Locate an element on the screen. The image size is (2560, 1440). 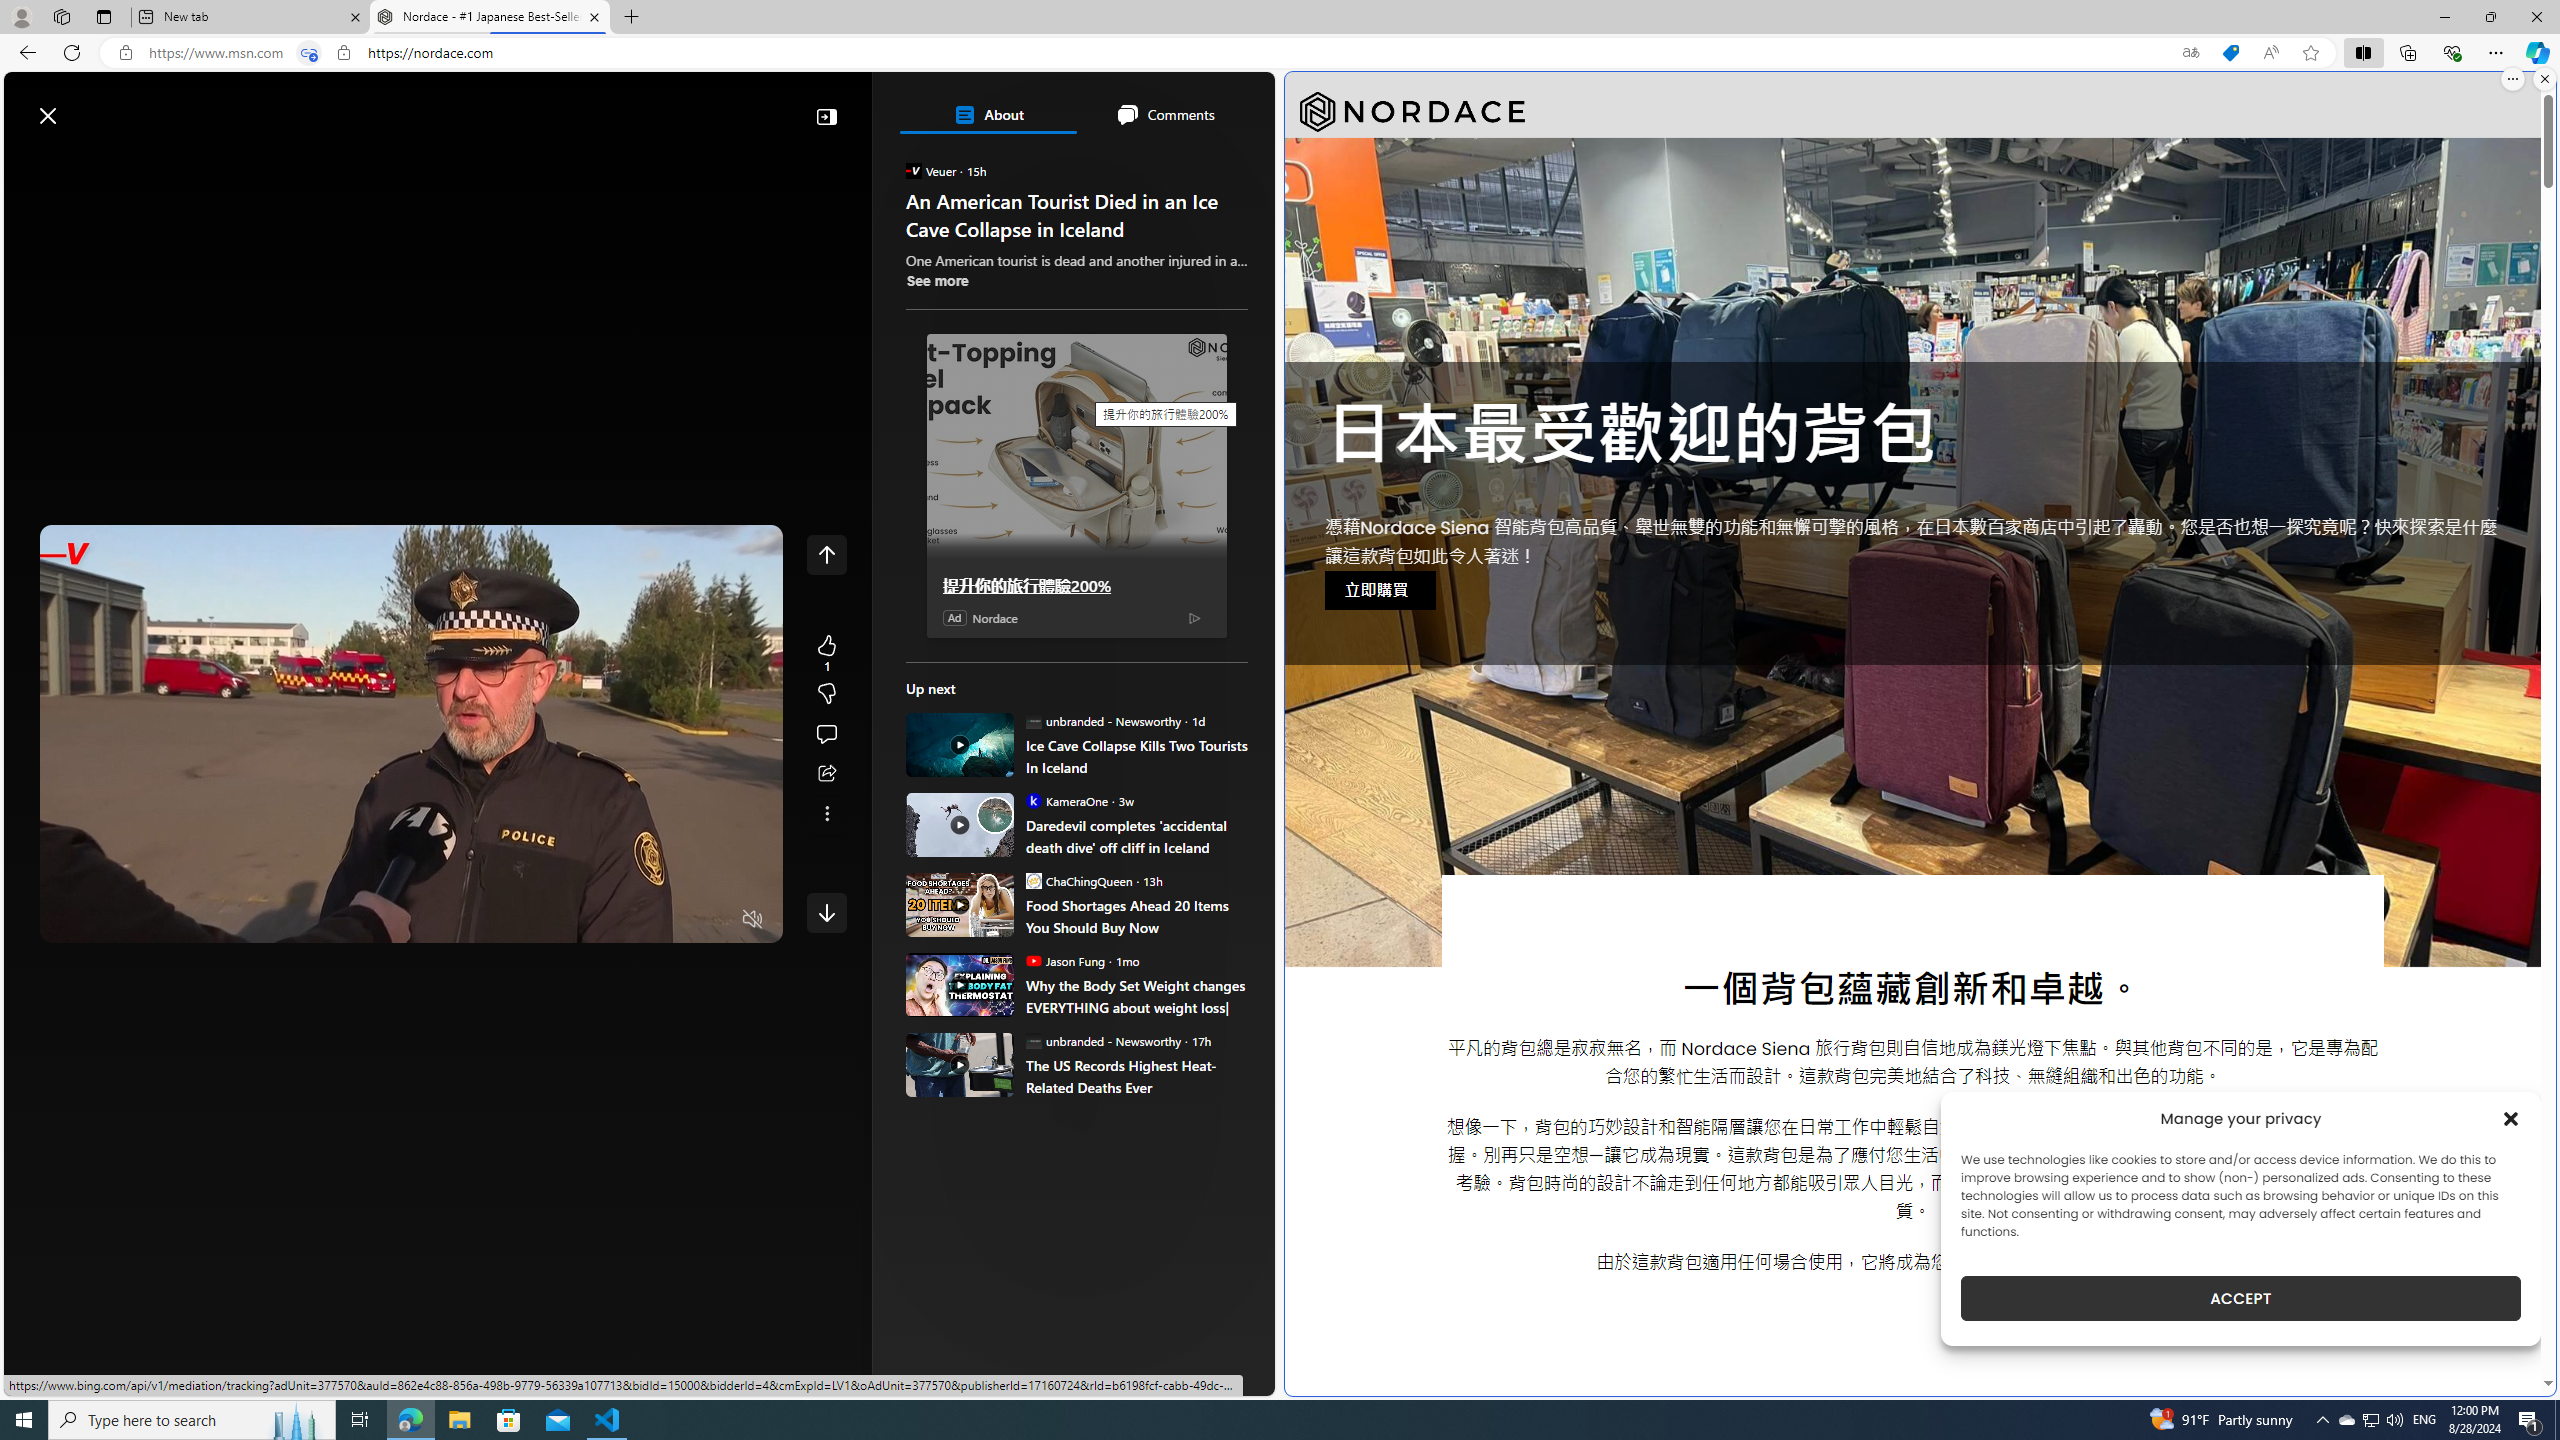
'KameraOne KameraOne' is located at coordinates (1065, 800).